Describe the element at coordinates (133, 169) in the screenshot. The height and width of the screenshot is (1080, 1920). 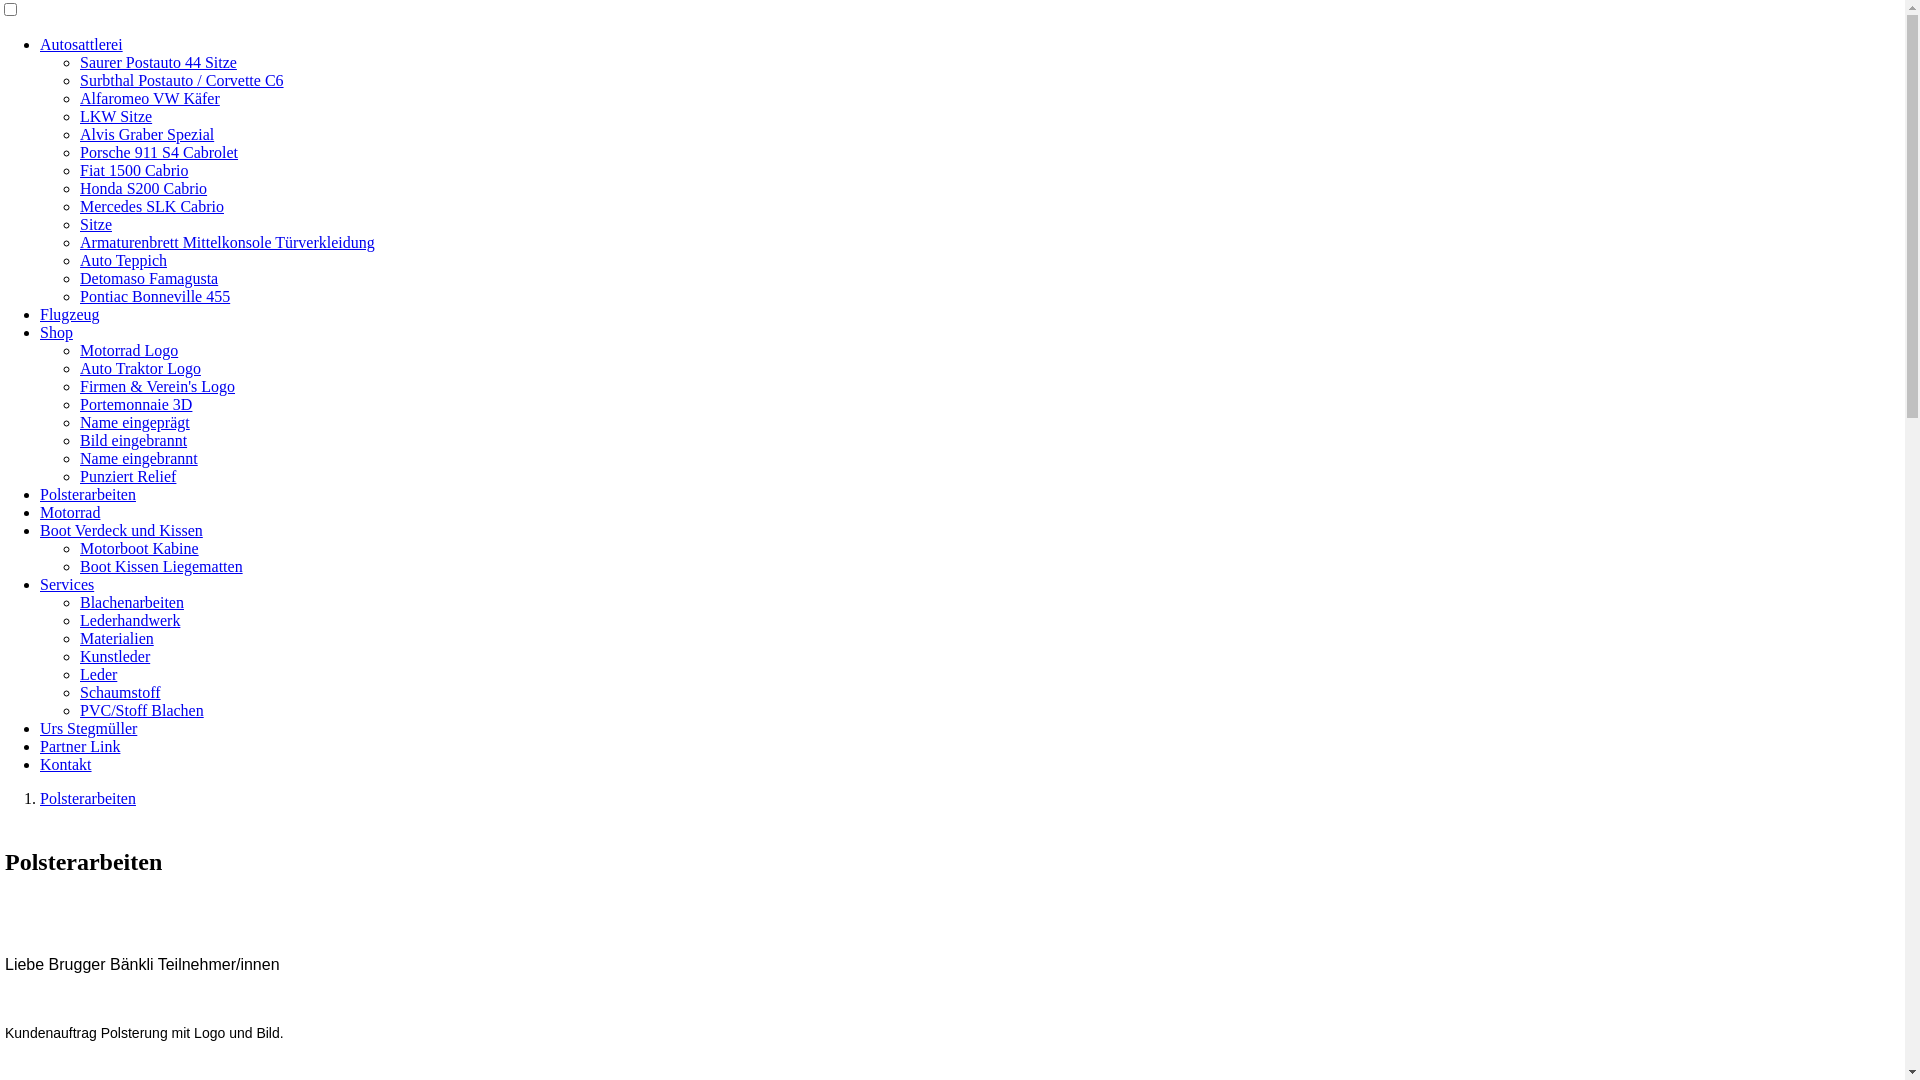
I see `'Fiat 1500 Cabrio'` at that location.